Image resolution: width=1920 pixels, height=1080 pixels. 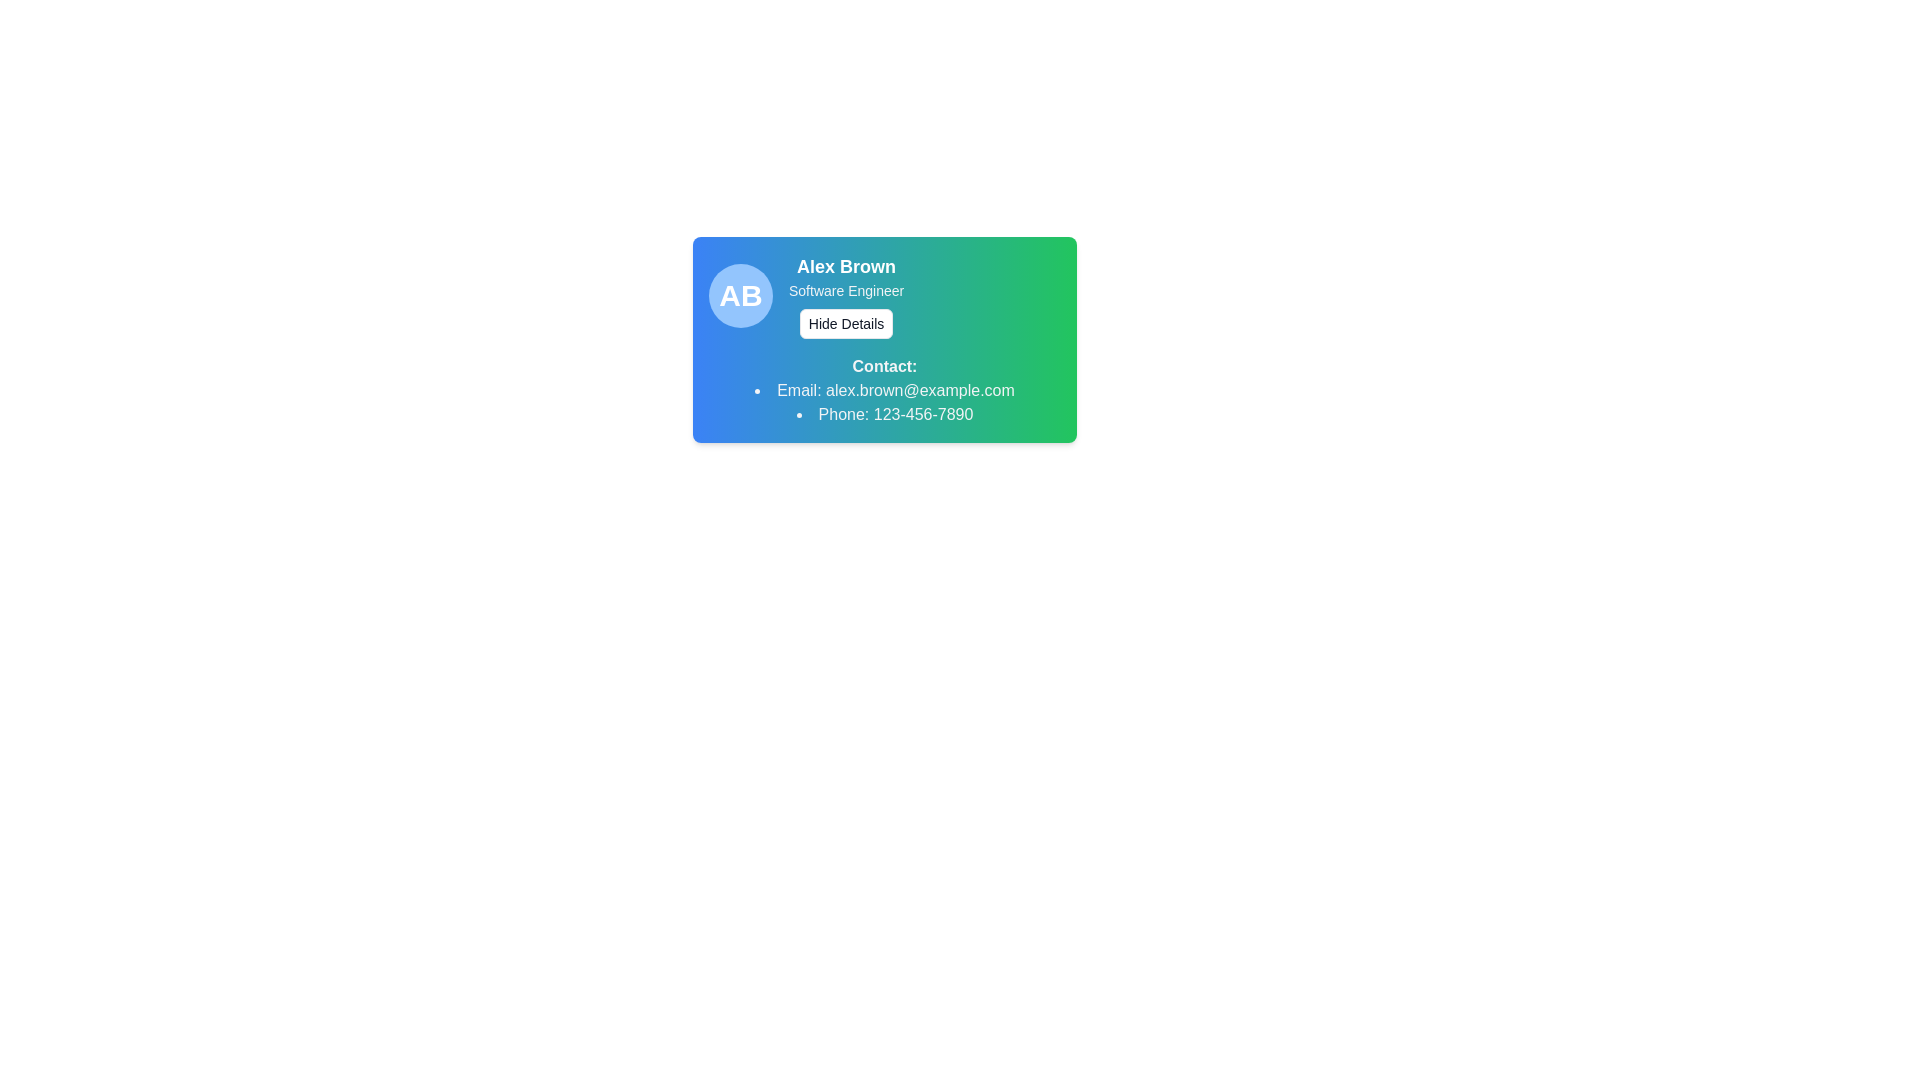 I want to click on the 'Hide Details' button located within the Information block featuring a gradient background and the name 'Alex Brown', so click(x=883, y=296).